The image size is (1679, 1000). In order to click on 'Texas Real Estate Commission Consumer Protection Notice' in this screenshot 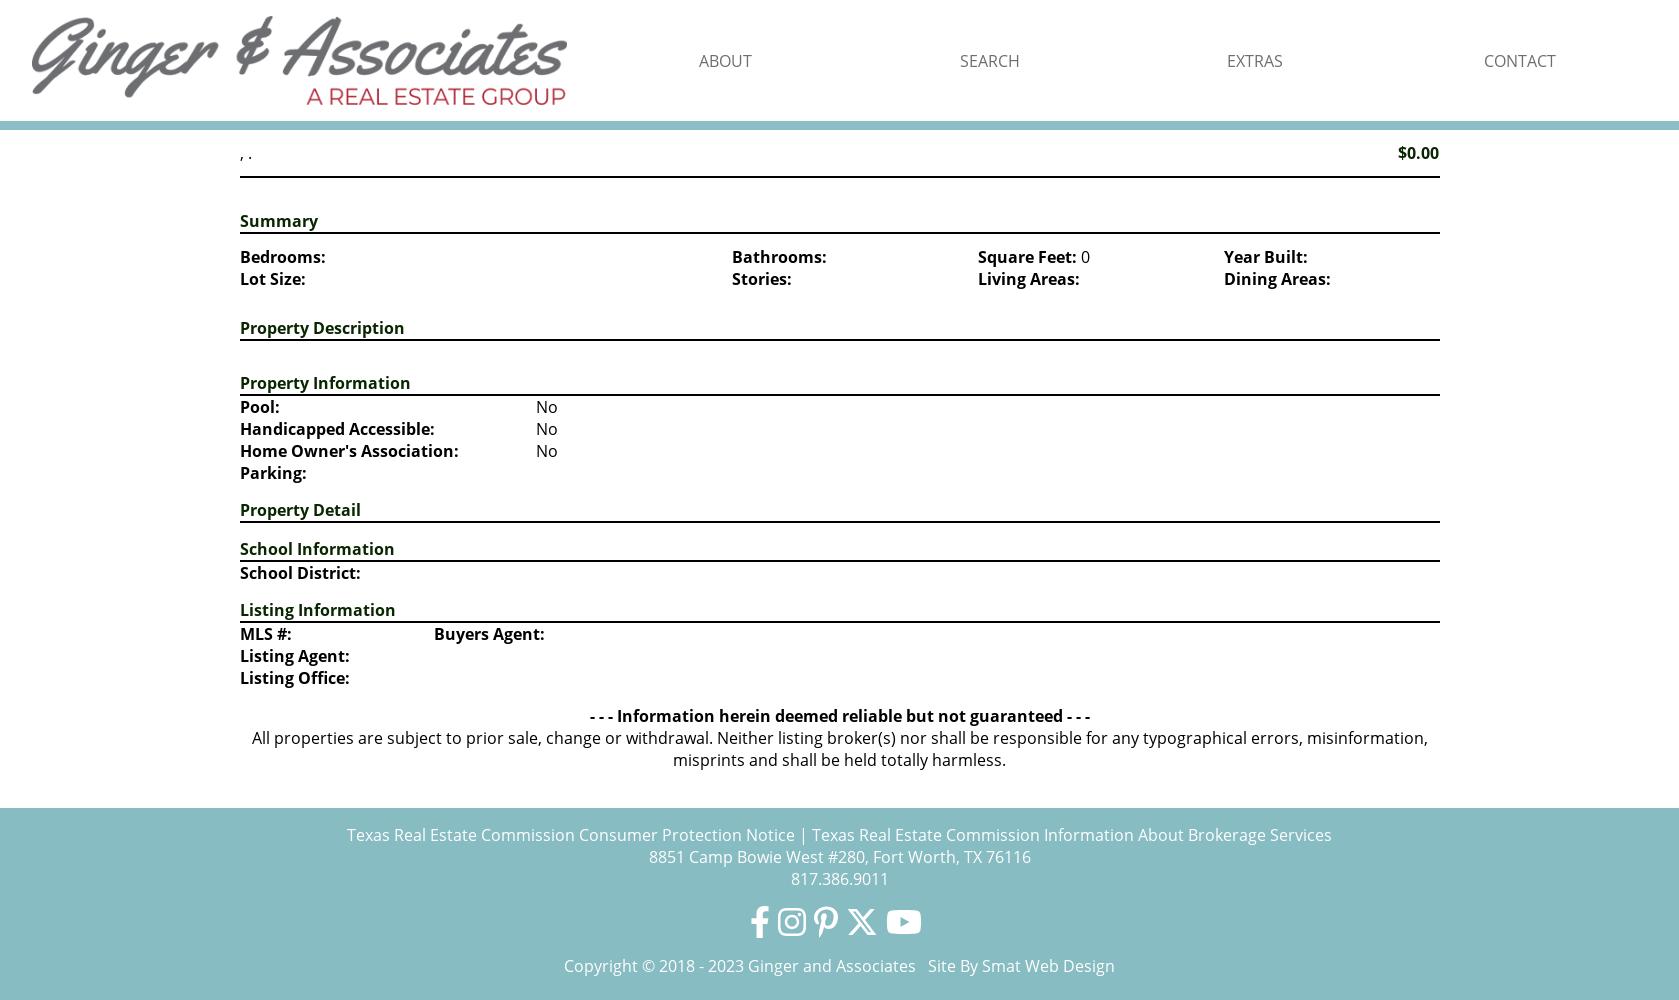, I will do `click(571, 834)`.